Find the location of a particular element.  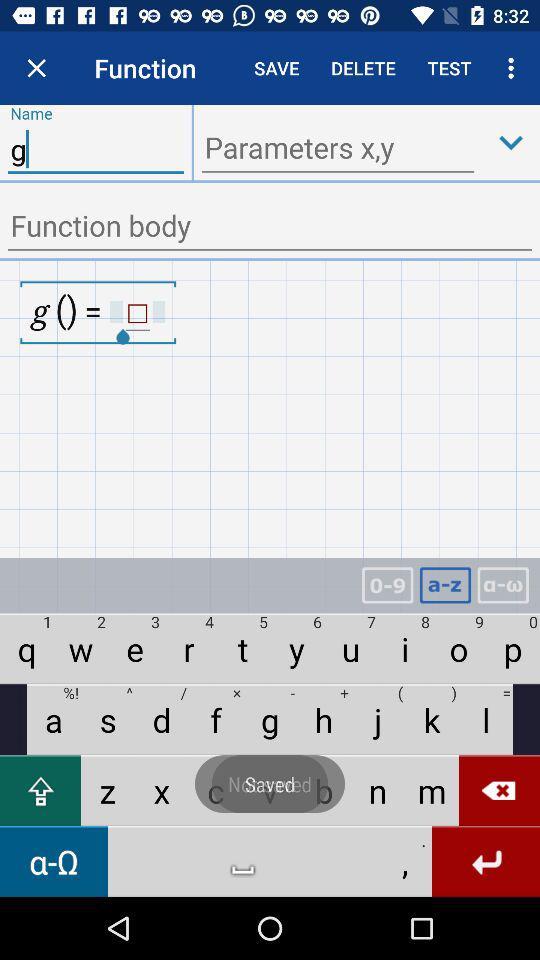

enable keyboard is located at coordinates (445, 585).